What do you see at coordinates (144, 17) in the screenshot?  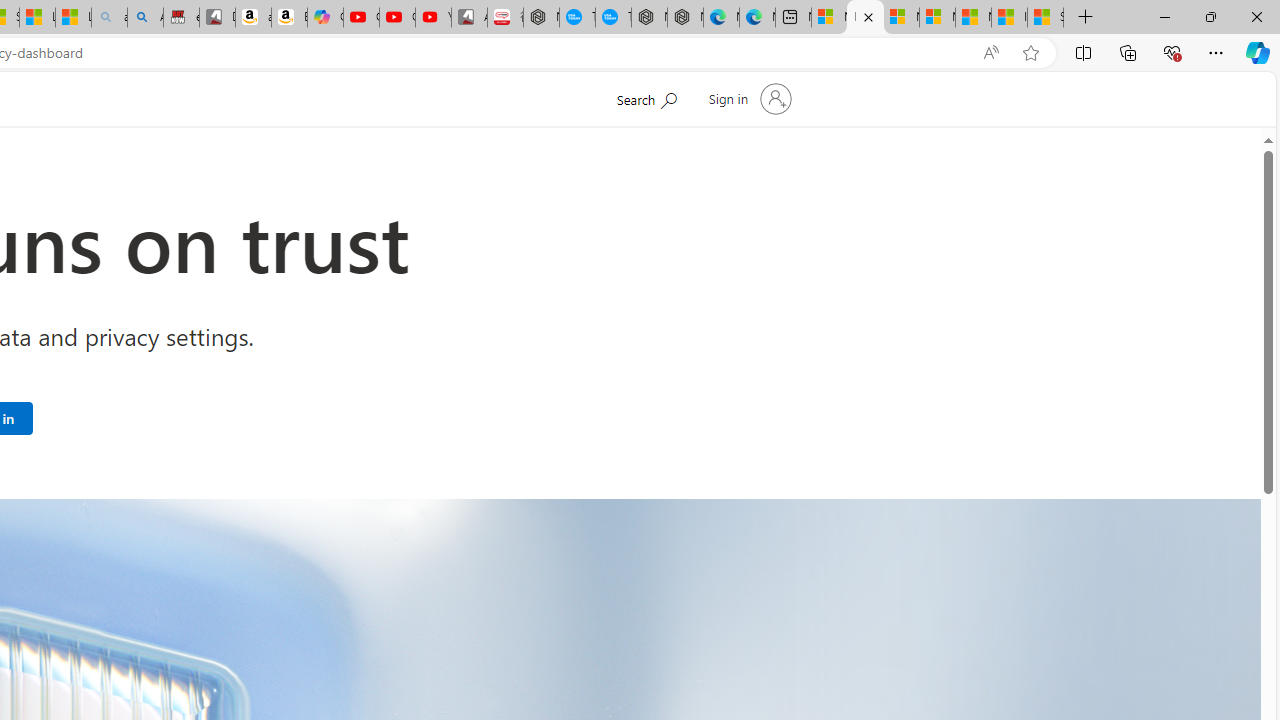 I see `'Amazon Echo Dot PNG - Search Images'` at bounding box center [144, 17].